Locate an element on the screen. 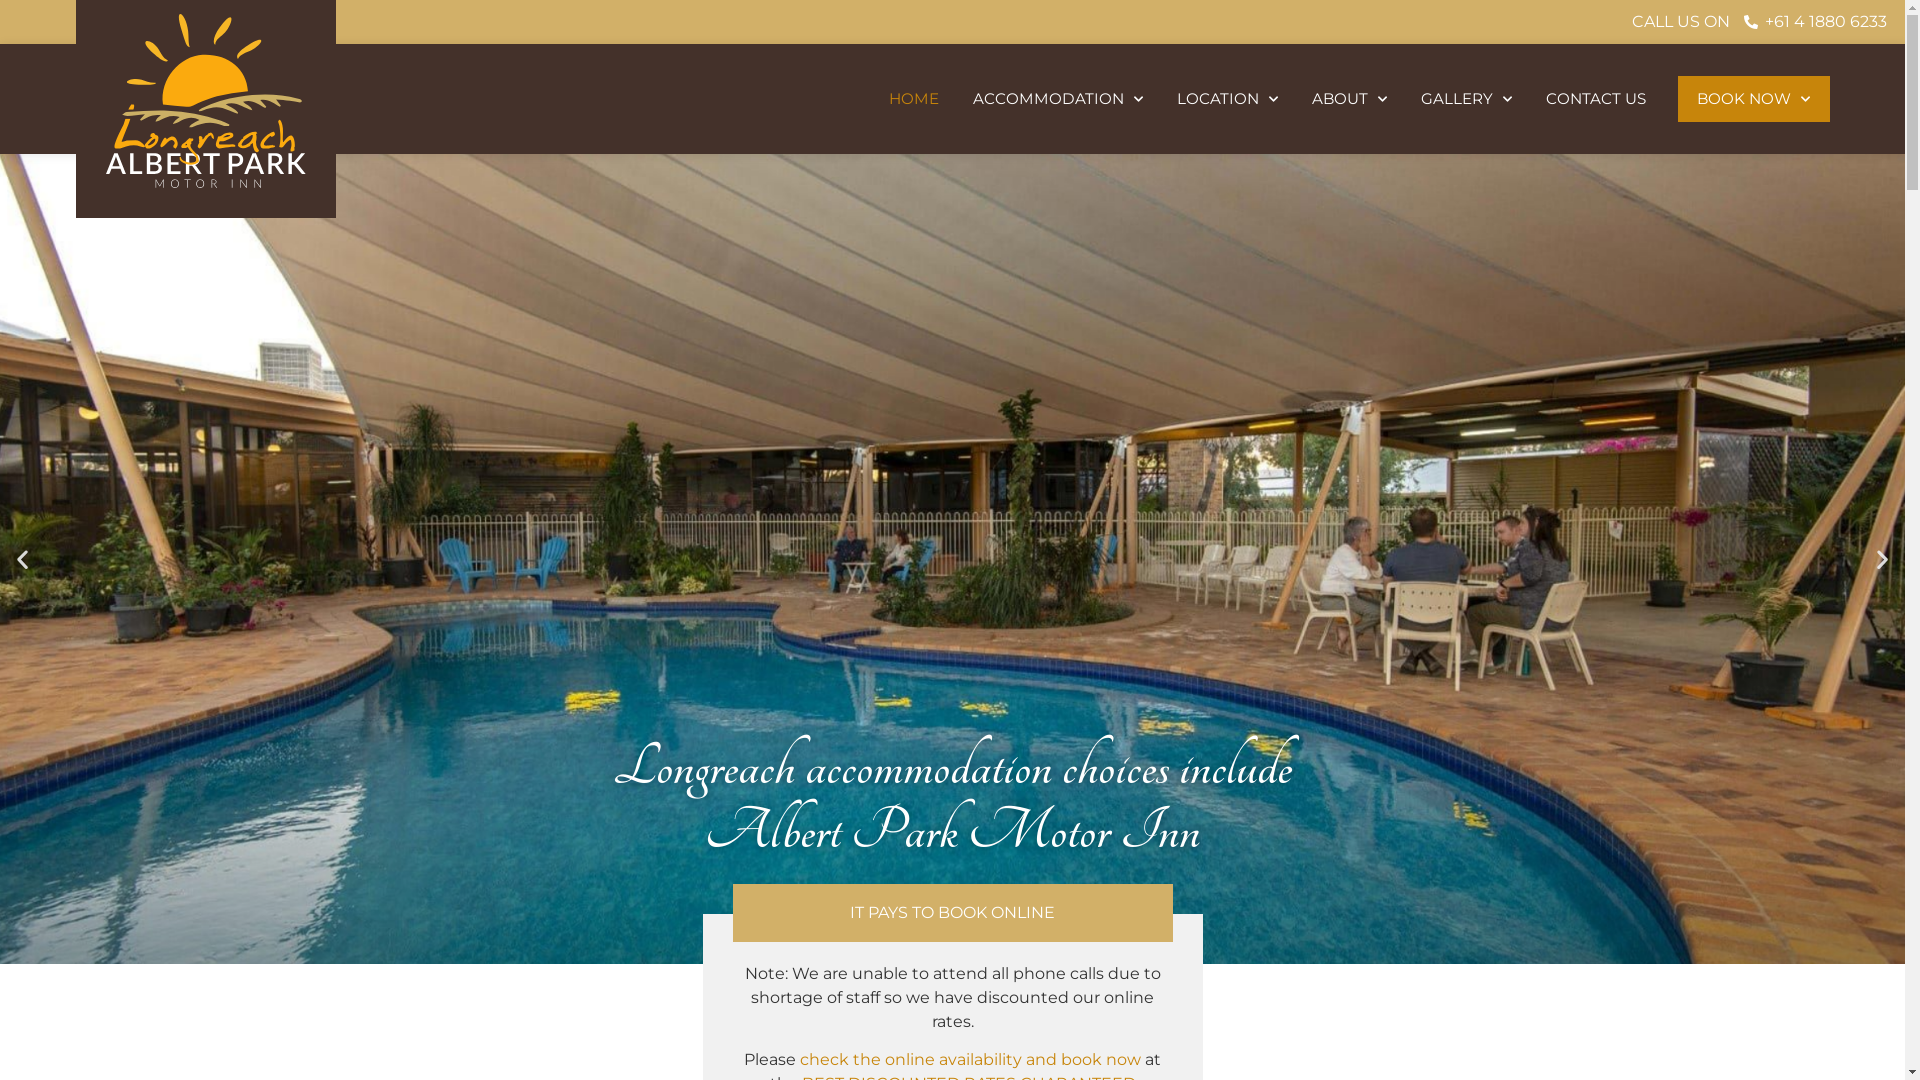 This screenshot has height=1080, width=1920. 'check the online availability and book now' is located at coordinates (970, 1058).